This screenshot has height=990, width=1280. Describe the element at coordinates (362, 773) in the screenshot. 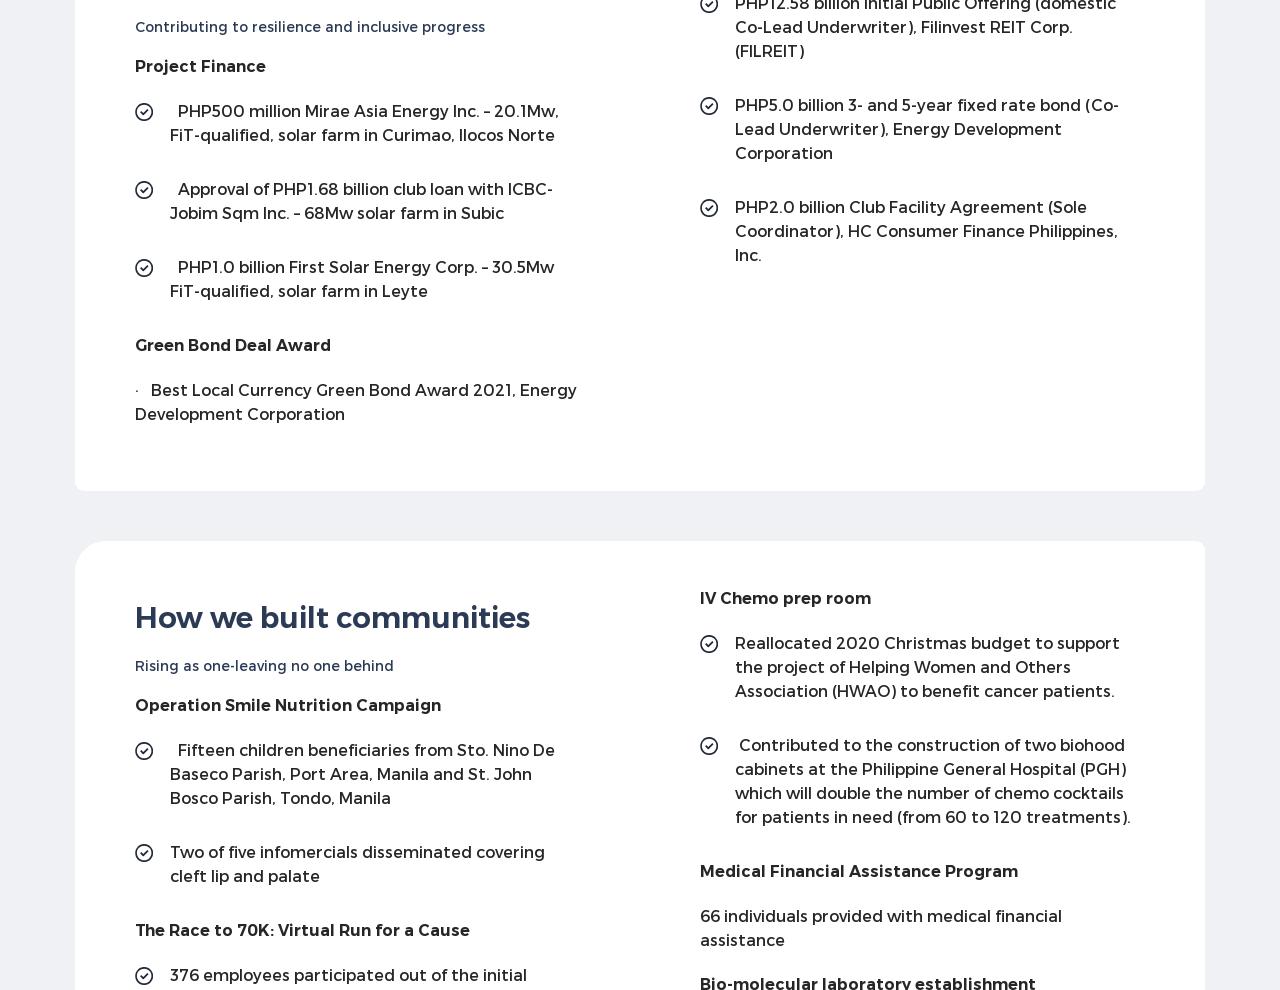

I see `'Fifteen children beneficiaries from Sto. Nino De Baseco Parish, Port Area, Manila and St. John Bosco Parish, Tondo, Manila'` at that location.